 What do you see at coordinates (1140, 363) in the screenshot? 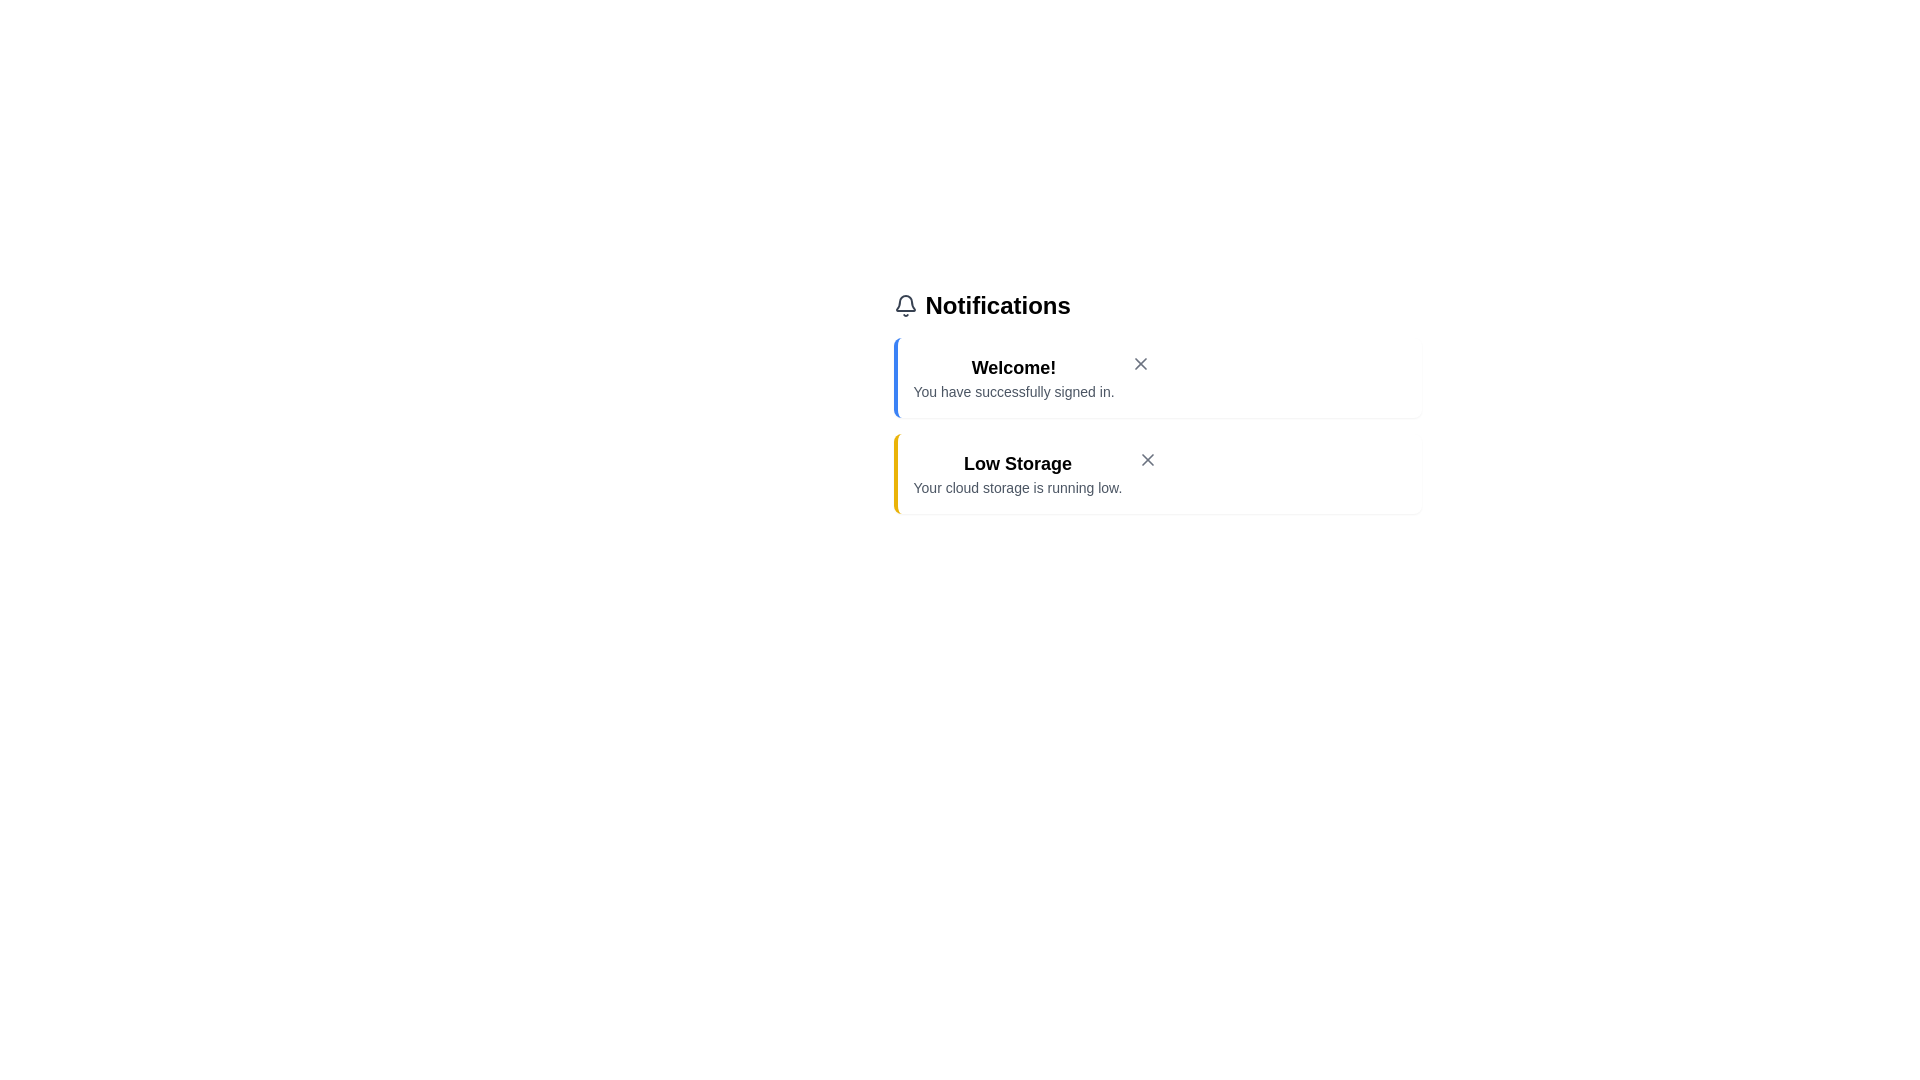
I see `the small gray 'X' icon located at the top-right of the notification with the bold 'Welcome!' text` at bounding box center [1140, 363].